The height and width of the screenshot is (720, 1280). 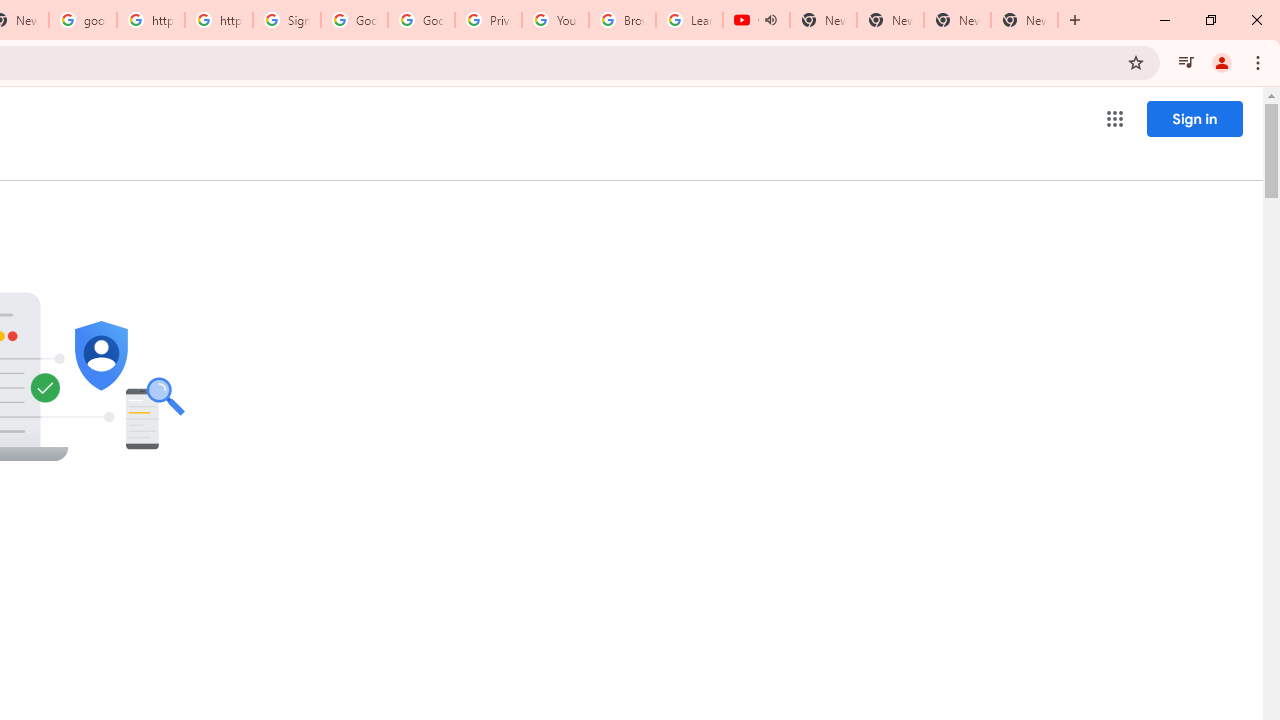 What do you see at coordinates (555, 20) in the screenshot?
I see `'YouTube'` at bounding box center [555, 20].